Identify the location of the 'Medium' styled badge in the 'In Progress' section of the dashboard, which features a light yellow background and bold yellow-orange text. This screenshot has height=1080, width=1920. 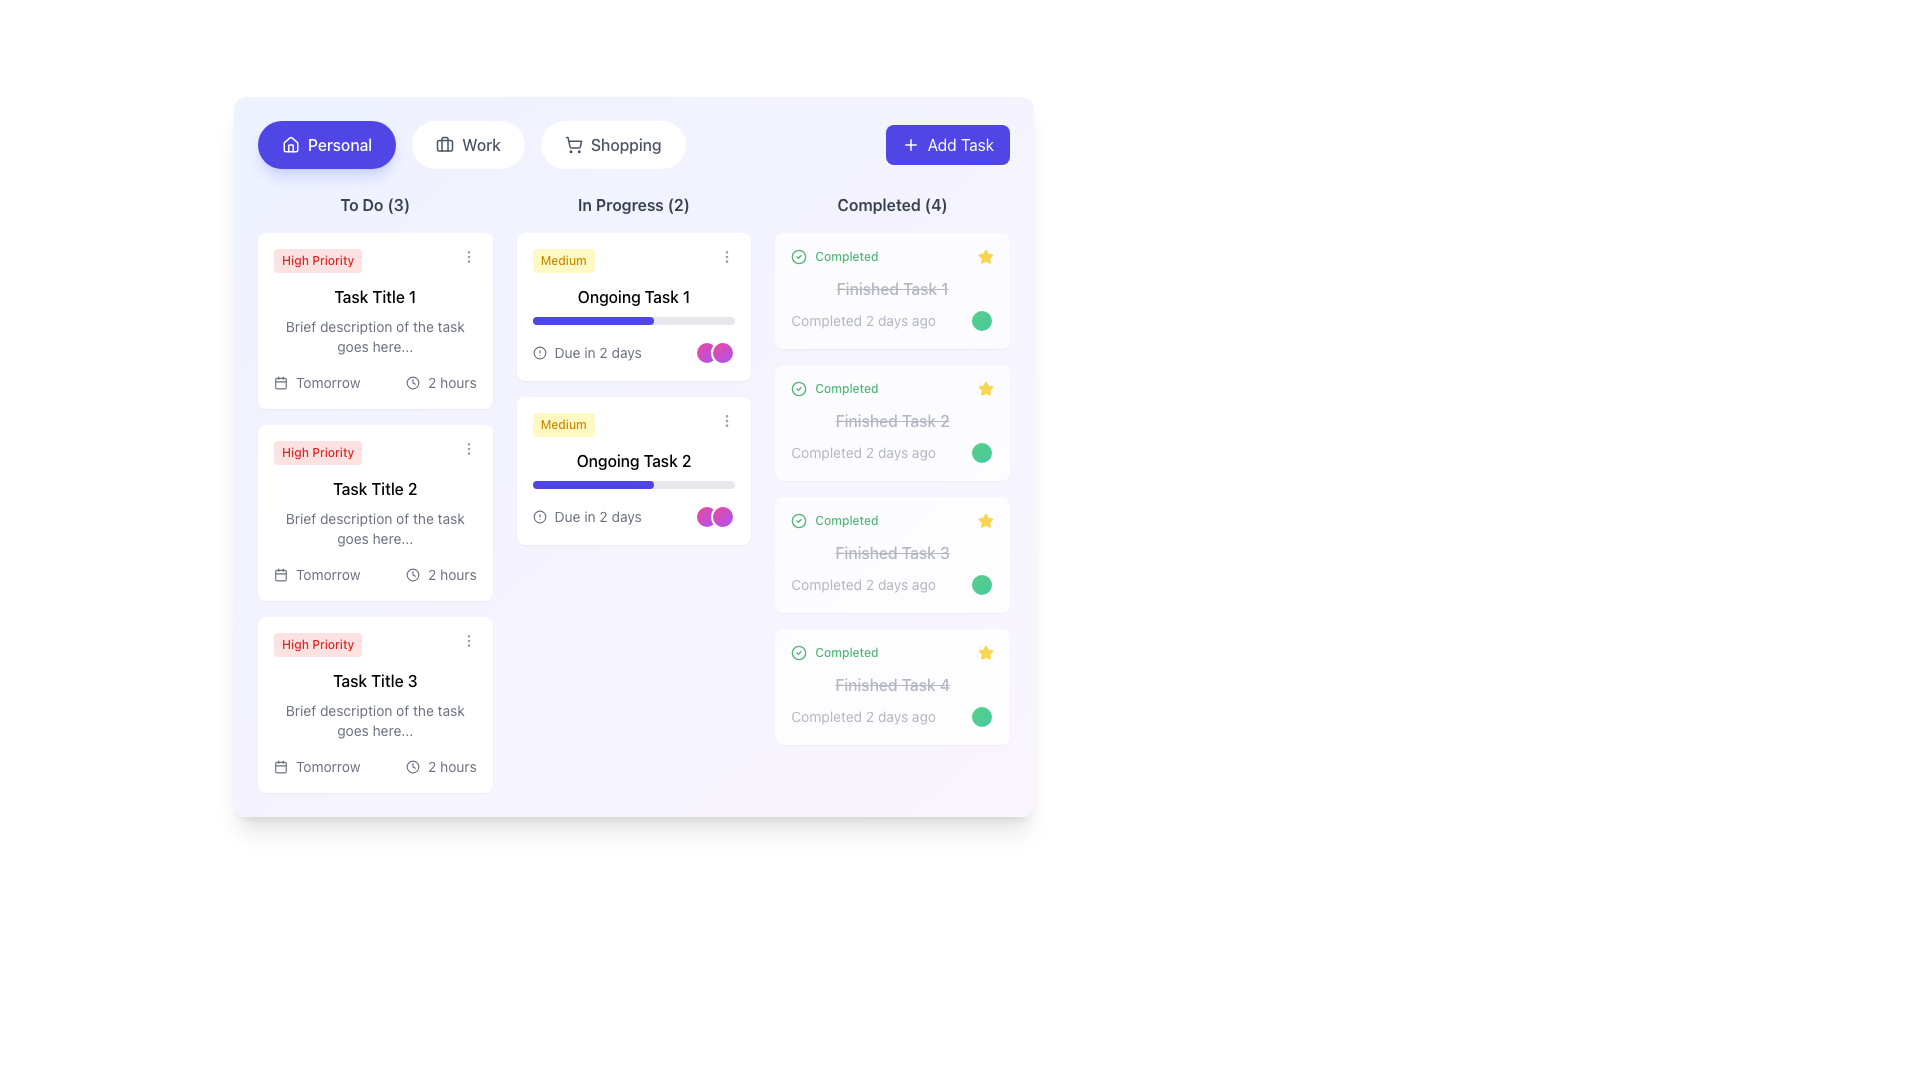
(562, 260).